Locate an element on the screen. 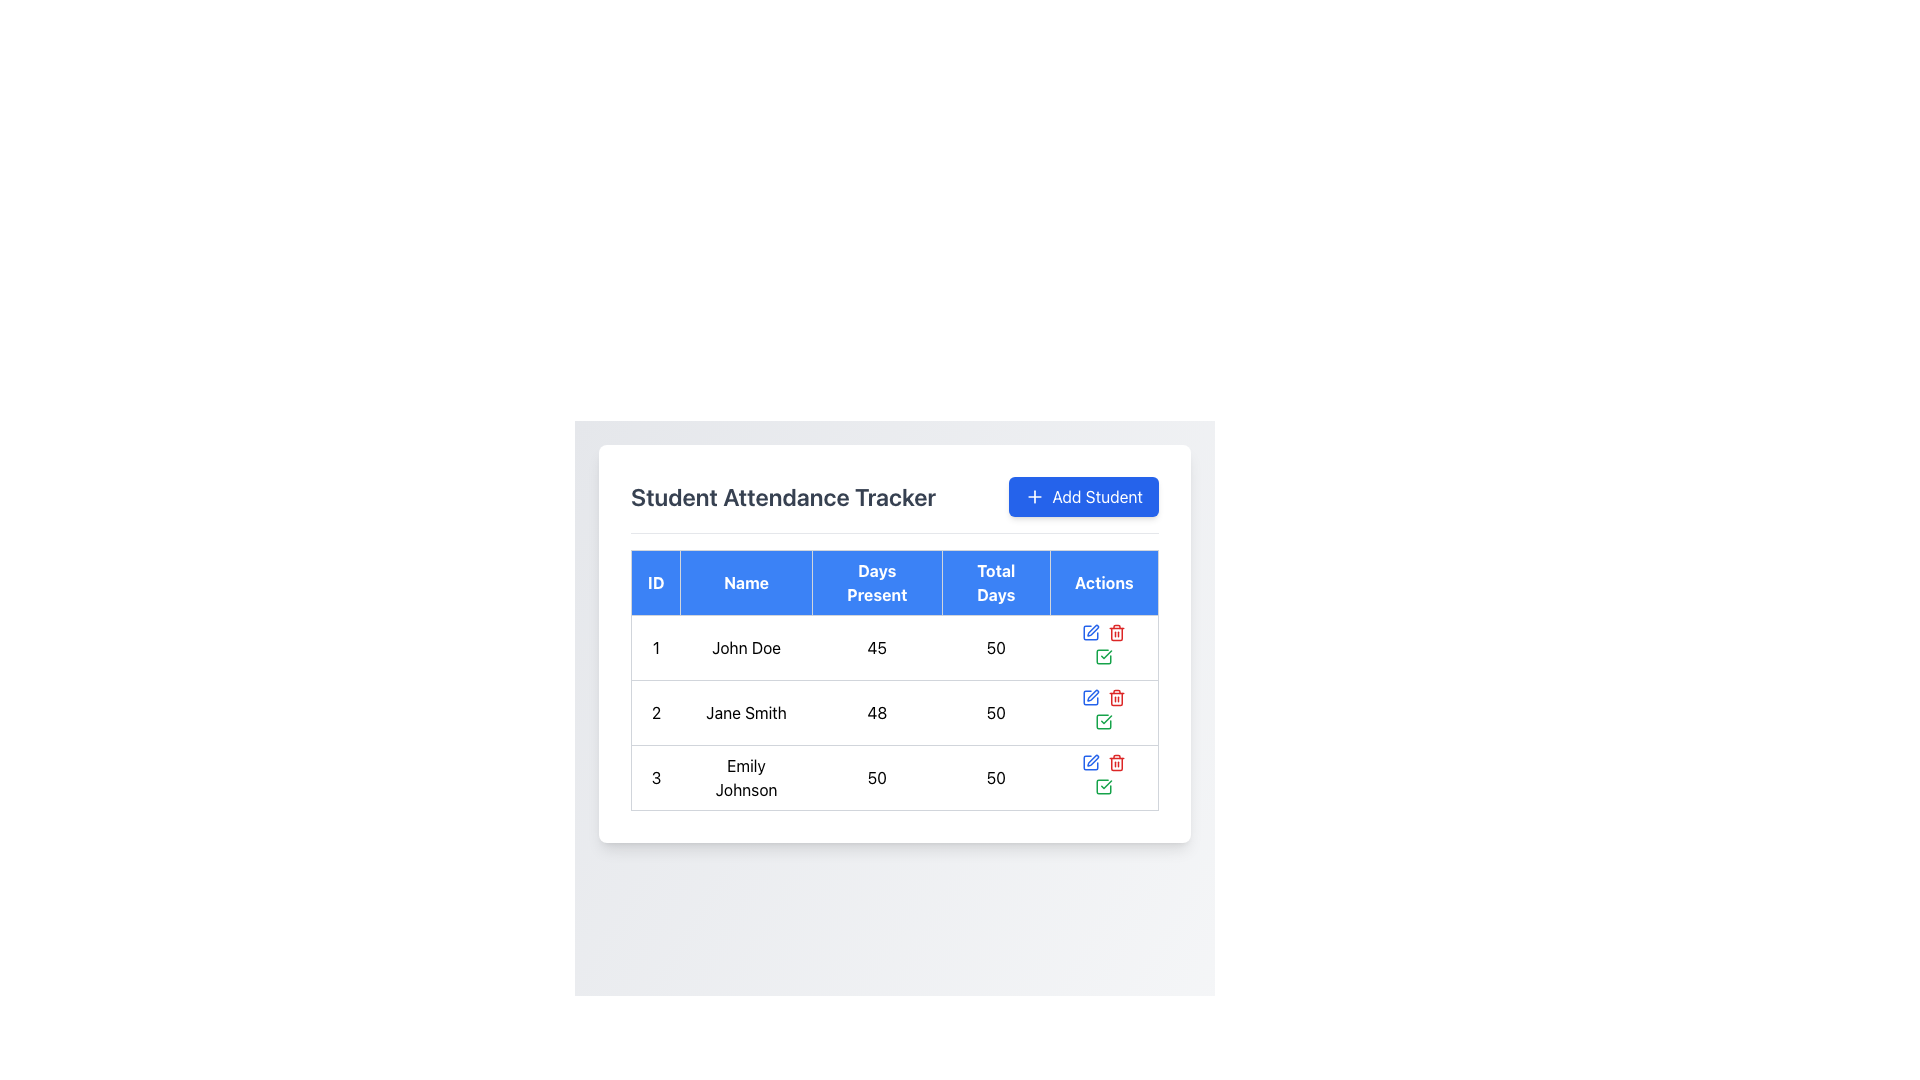 The image size is (1920, 1080). the plus sign icon located within the blue 'Add Student' button, which is intended is located at coordinates (1034, 496).